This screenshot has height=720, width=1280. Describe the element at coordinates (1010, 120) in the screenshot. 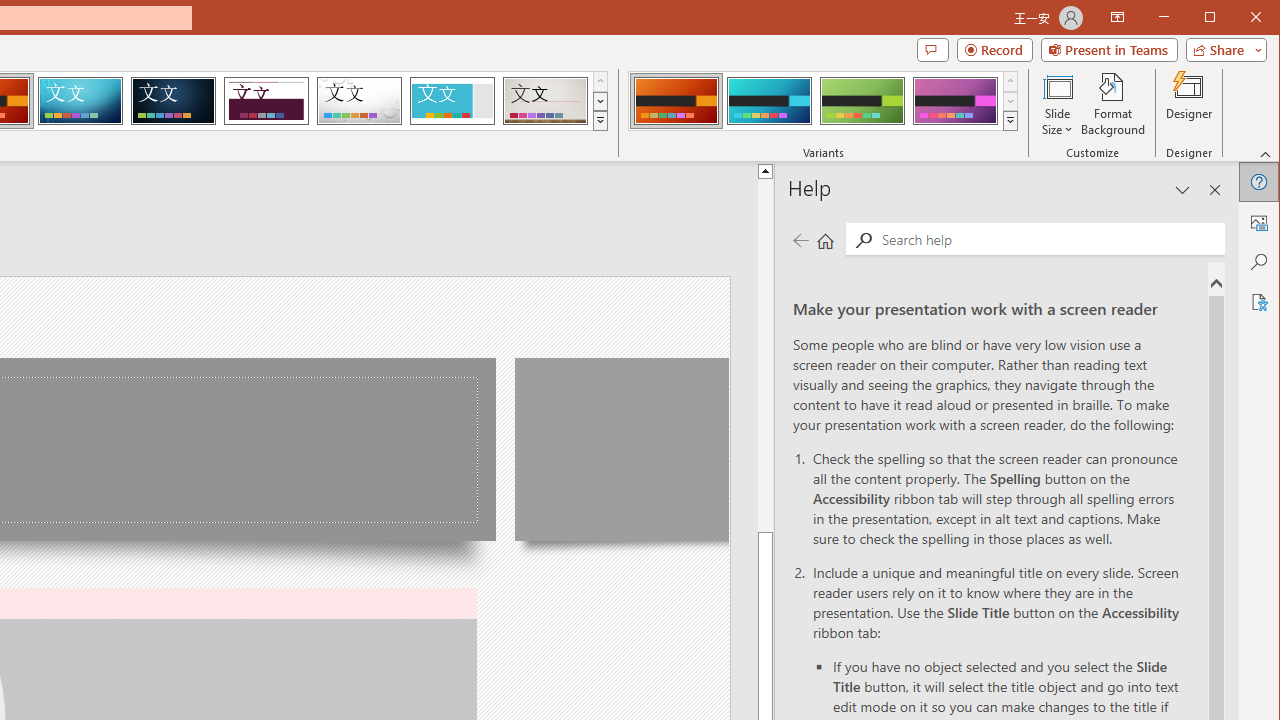

I see `'Variants'` at that location.